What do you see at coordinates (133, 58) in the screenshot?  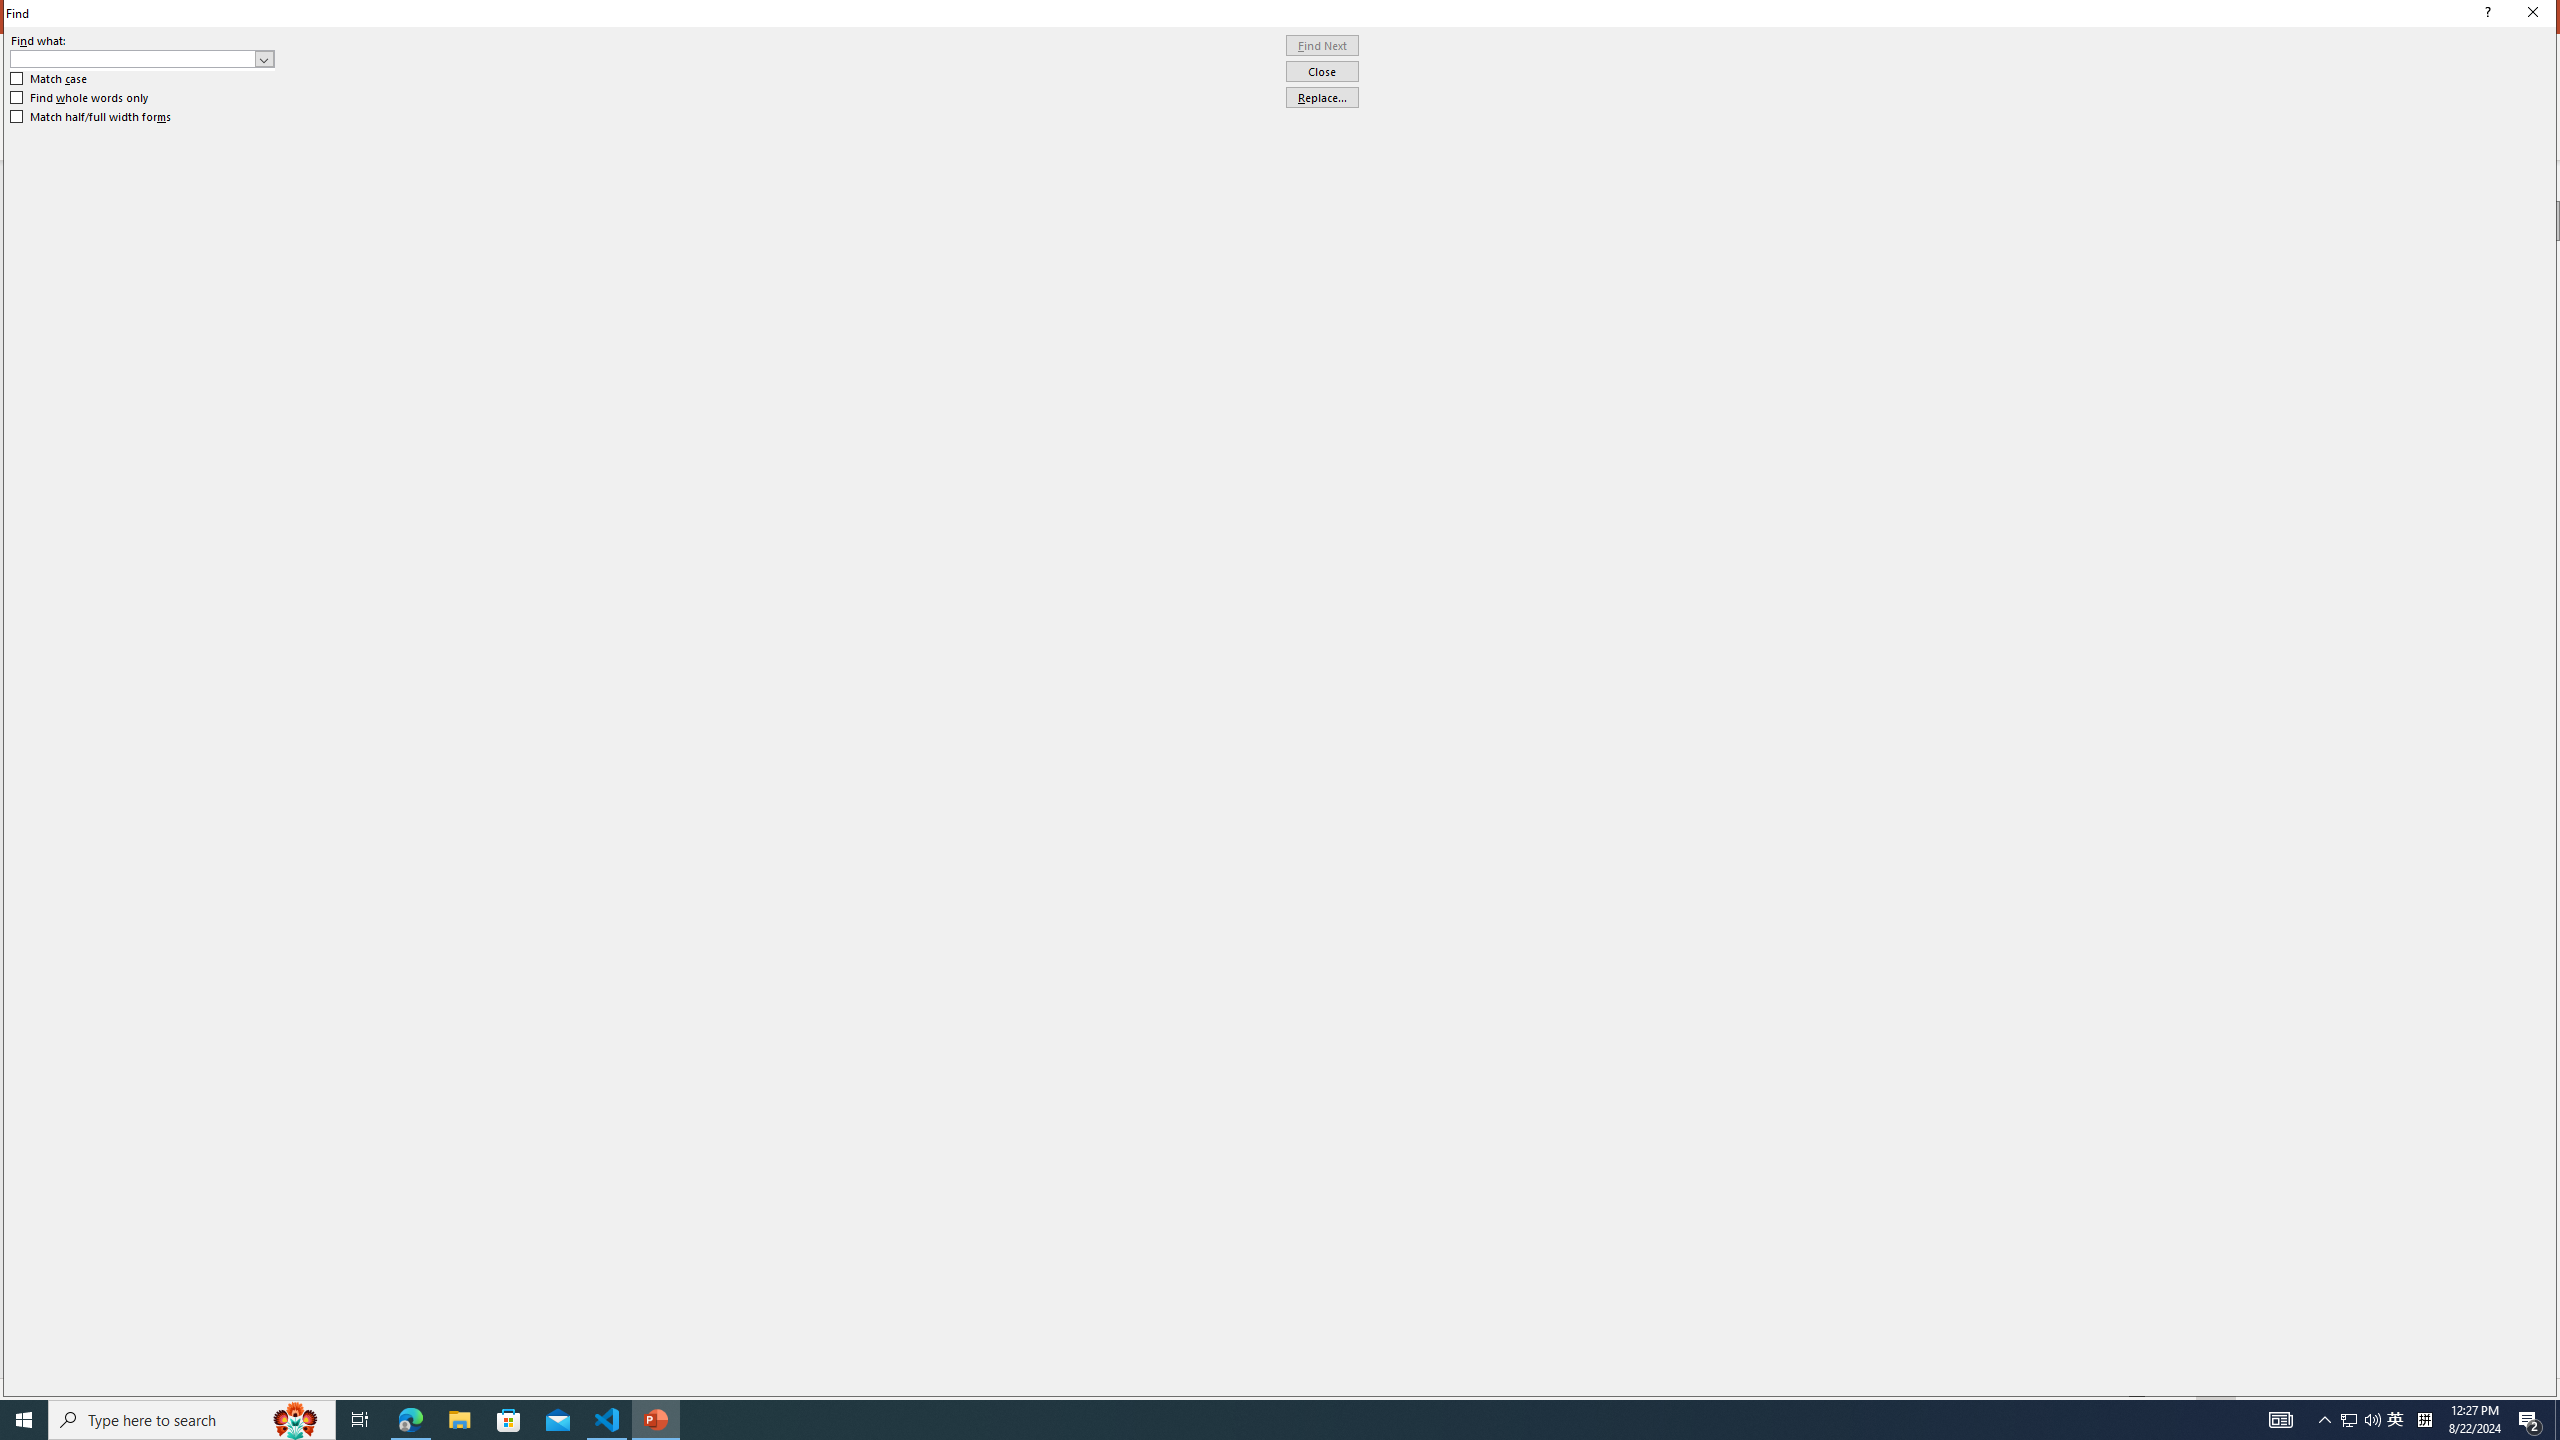 I see `'Find what'` at bounding box center [133, 58].